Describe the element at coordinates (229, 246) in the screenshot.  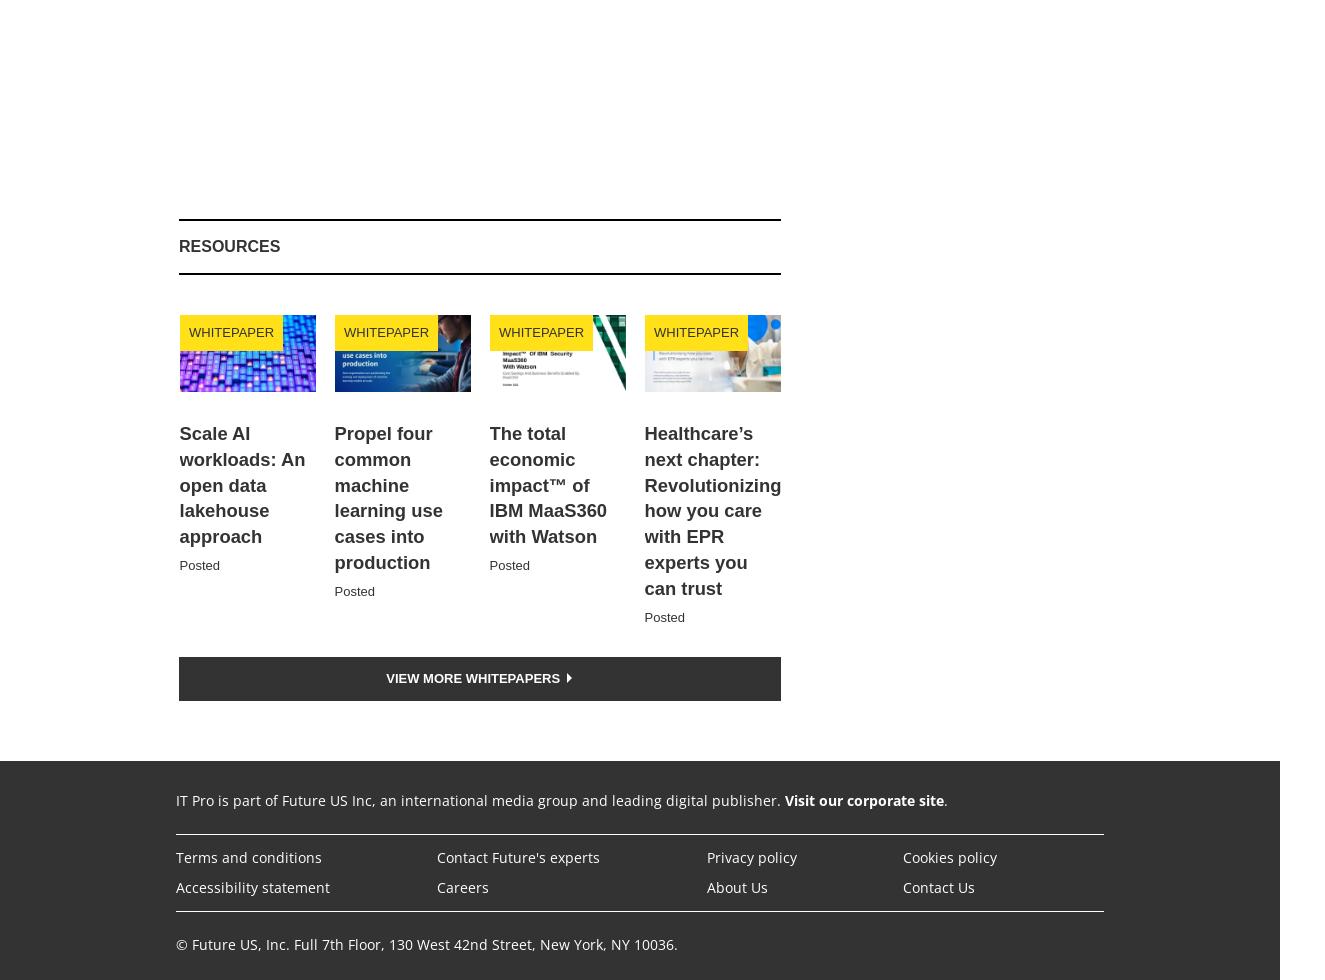
I see `'Resources'` at that location.